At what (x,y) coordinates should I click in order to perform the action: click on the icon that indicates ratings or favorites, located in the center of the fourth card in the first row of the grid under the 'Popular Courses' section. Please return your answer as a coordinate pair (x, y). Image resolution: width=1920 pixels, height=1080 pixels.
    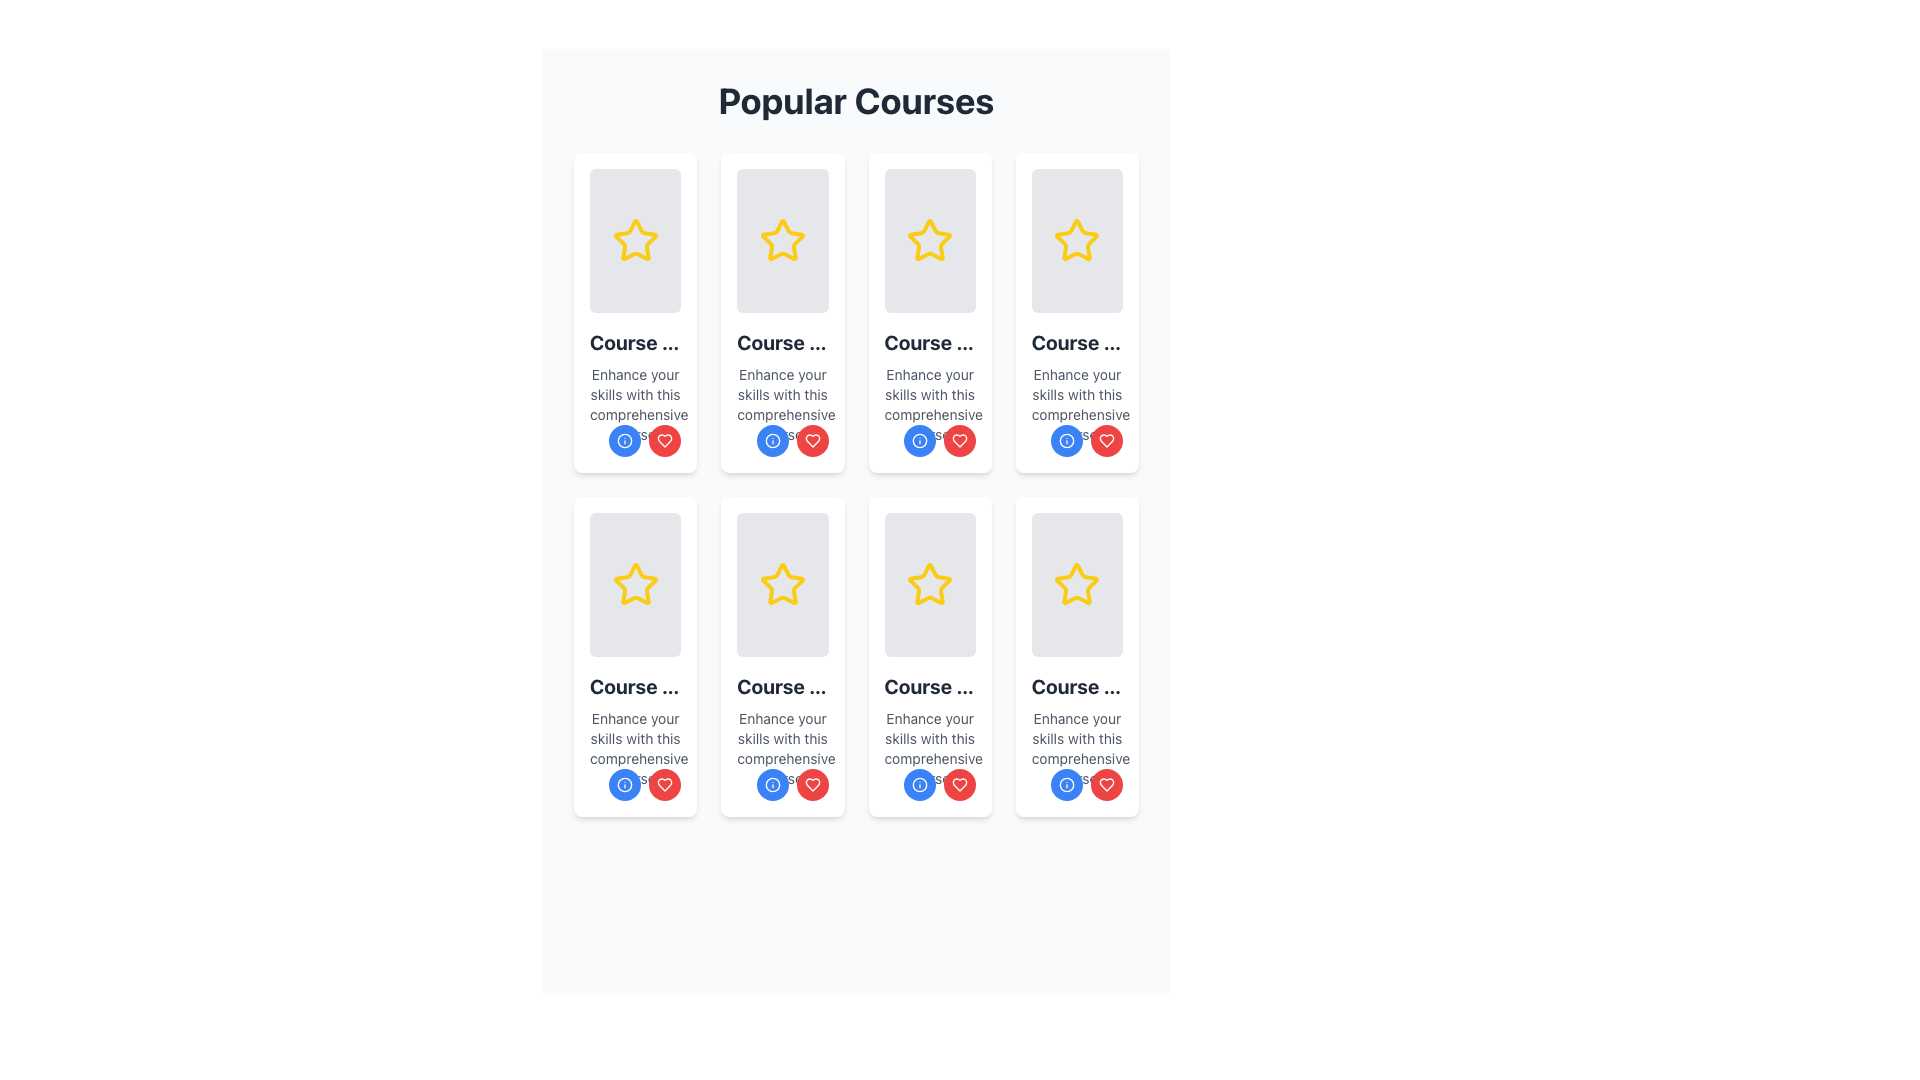
    Looking at the image, I should click on (1076, 239).